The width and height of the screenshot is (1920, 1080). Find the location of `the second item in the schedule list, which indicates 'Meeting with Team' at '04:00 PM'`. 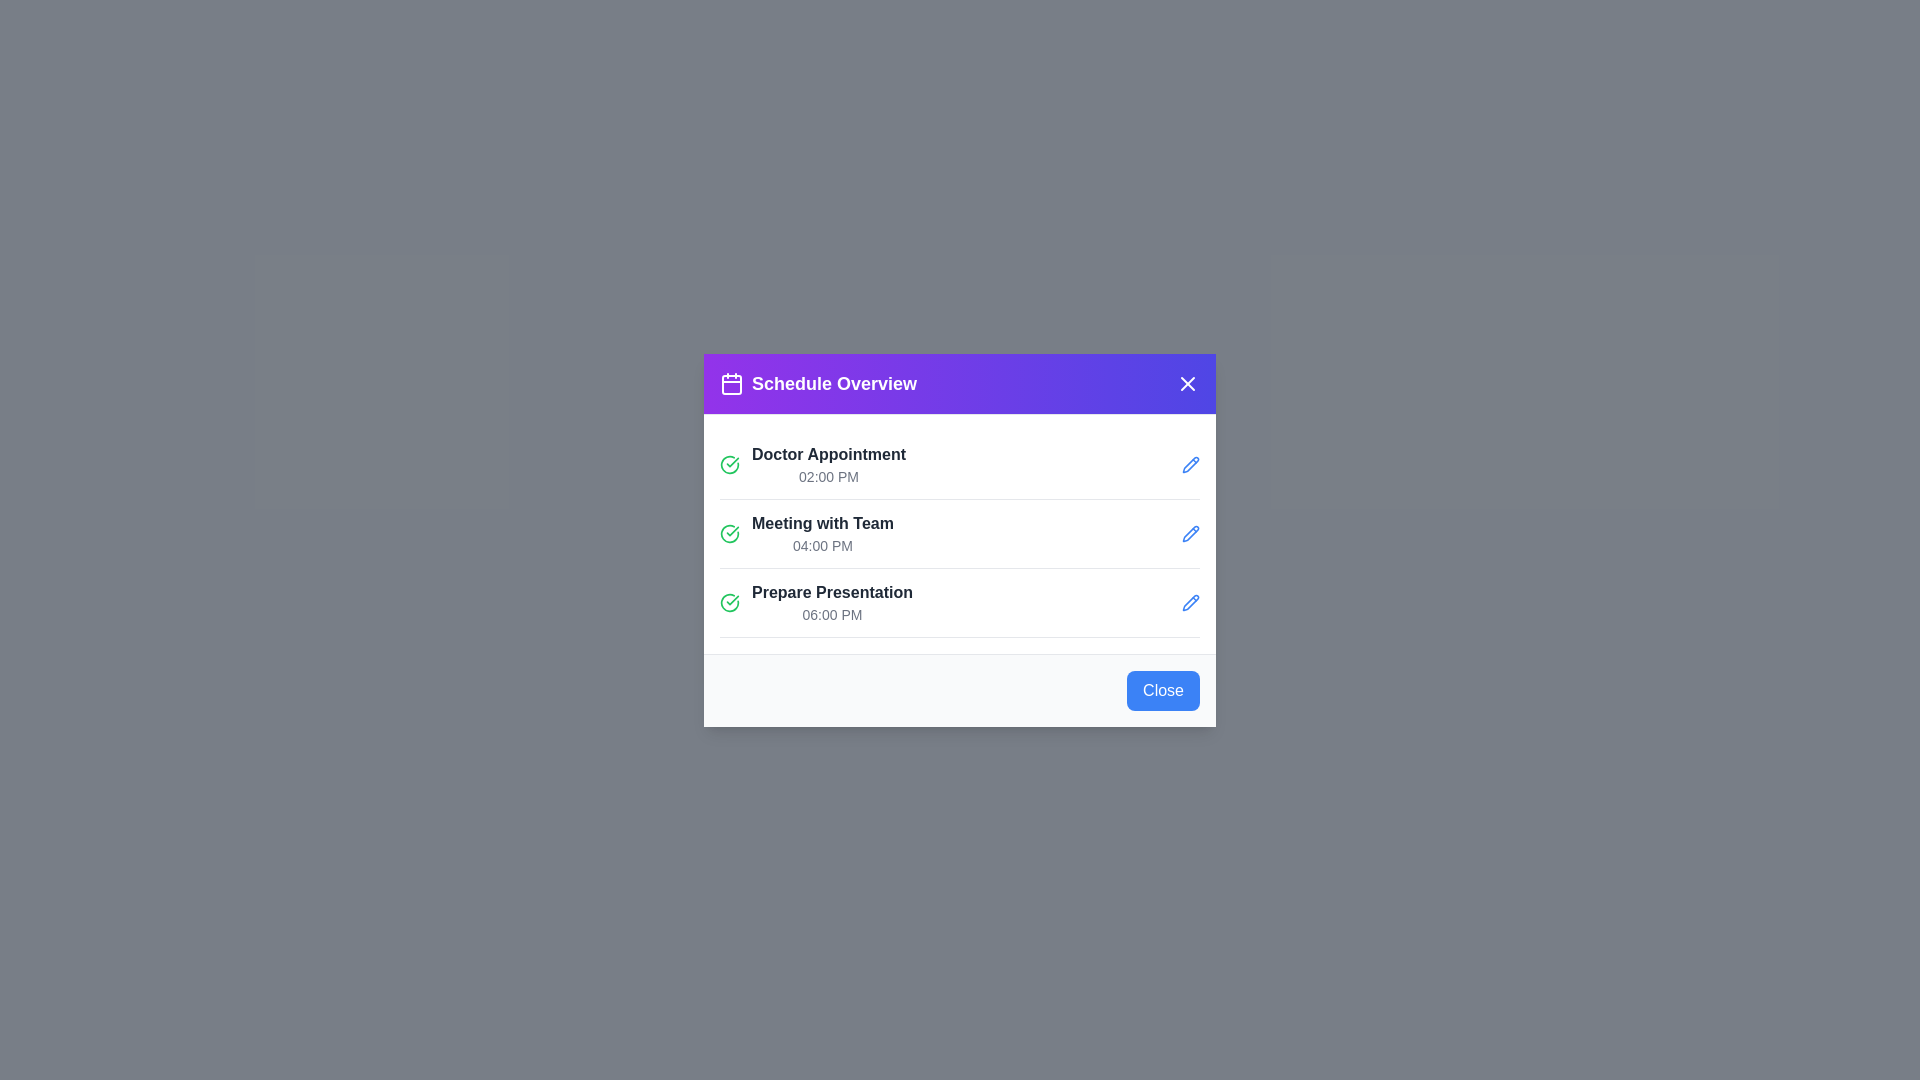

the second item in the schedule list, which indicates 'Meeting with Team' at '04:00 PM' is located at coordinates (960, 540).